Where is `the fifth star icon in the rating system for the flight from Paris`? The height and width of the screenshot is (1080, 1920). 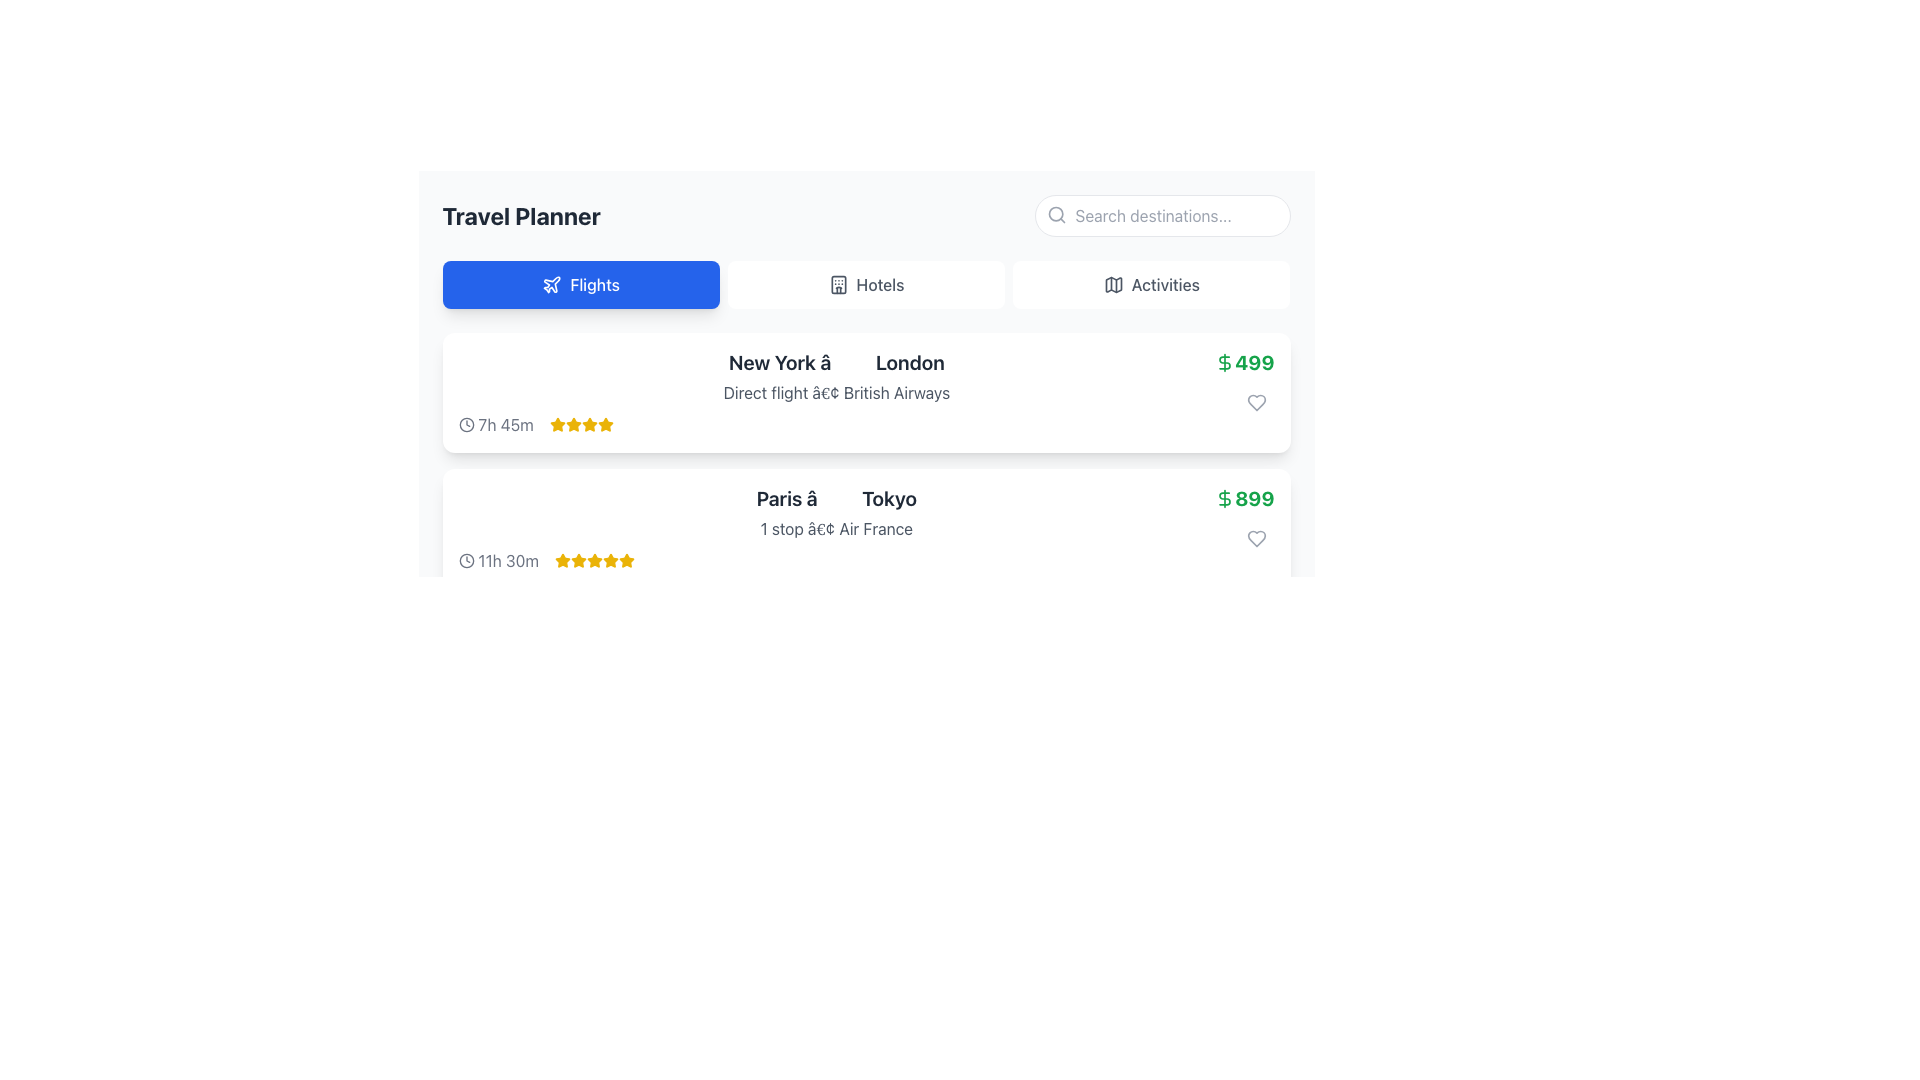
the fifth star icon in the rating system for the flight from Paris is located at coordinates (594, 560).